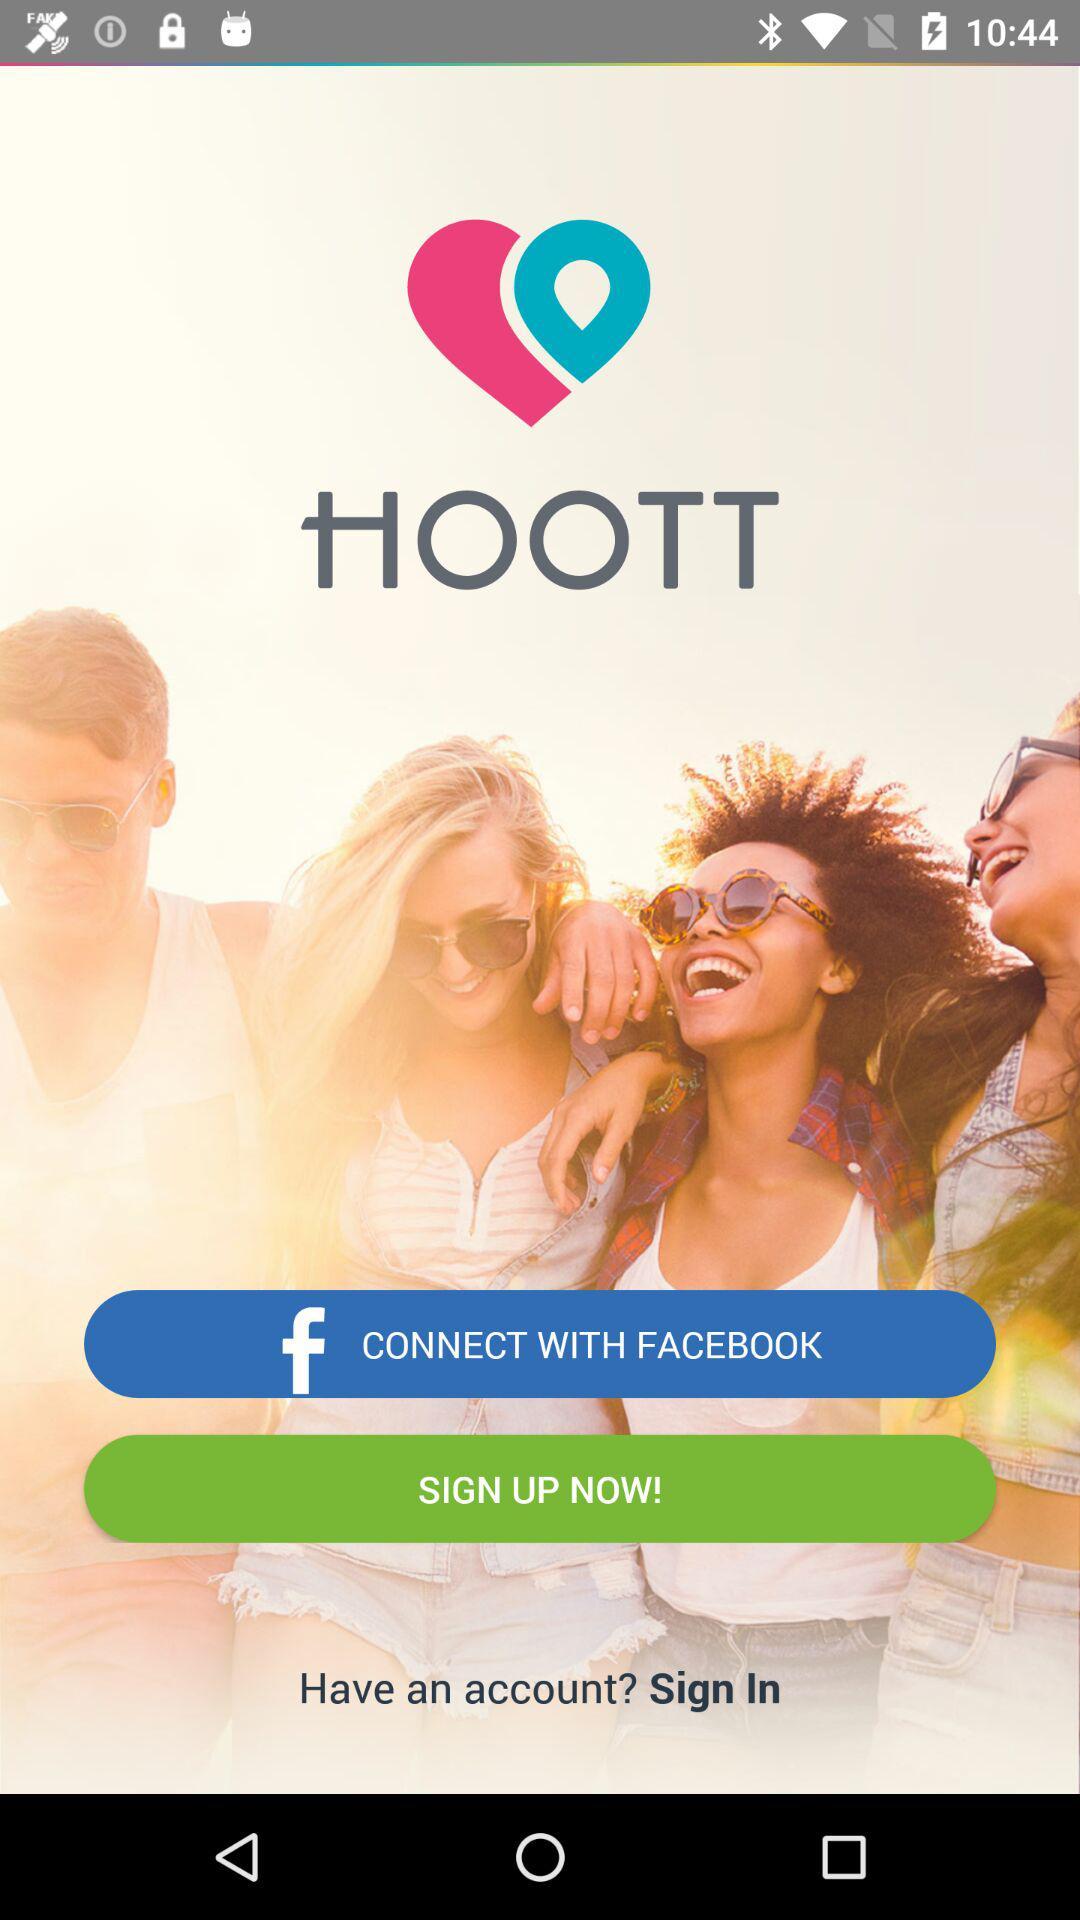  I want to click on sign up now!, so click(540, 1488).